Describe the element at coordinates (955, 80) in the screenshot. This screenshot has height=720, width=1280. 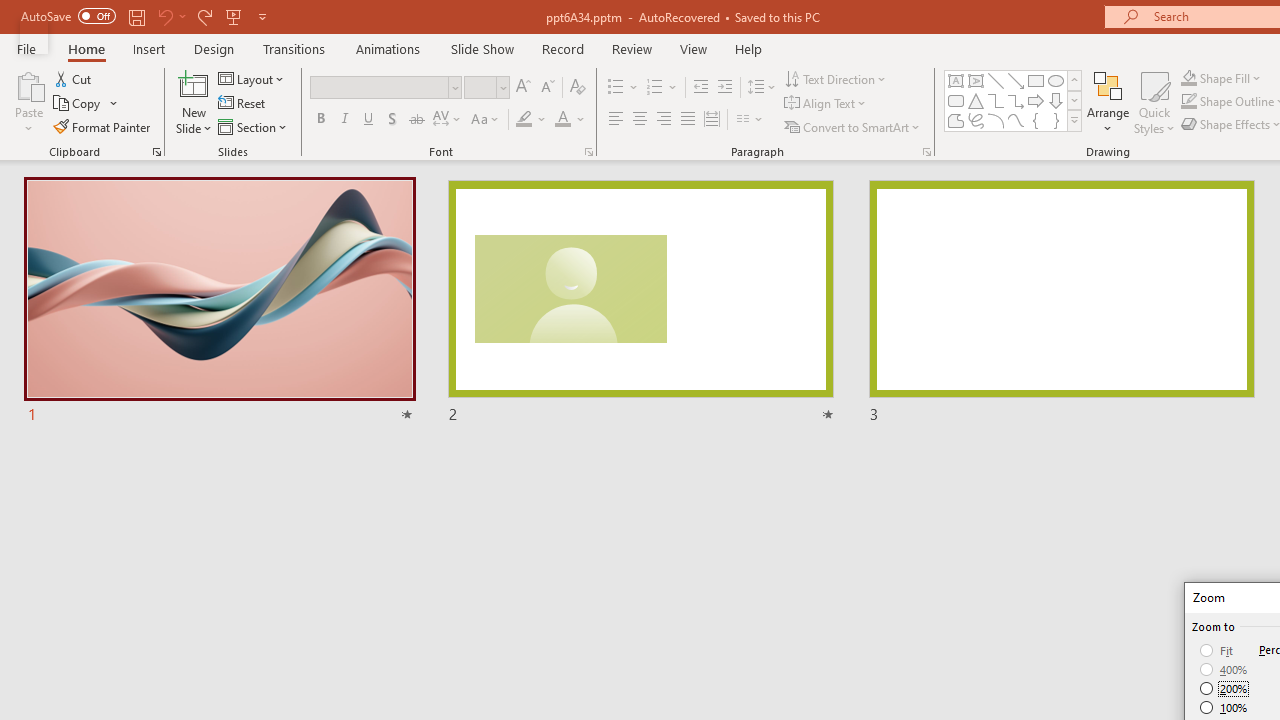
I see `'Text Box'` at that location.